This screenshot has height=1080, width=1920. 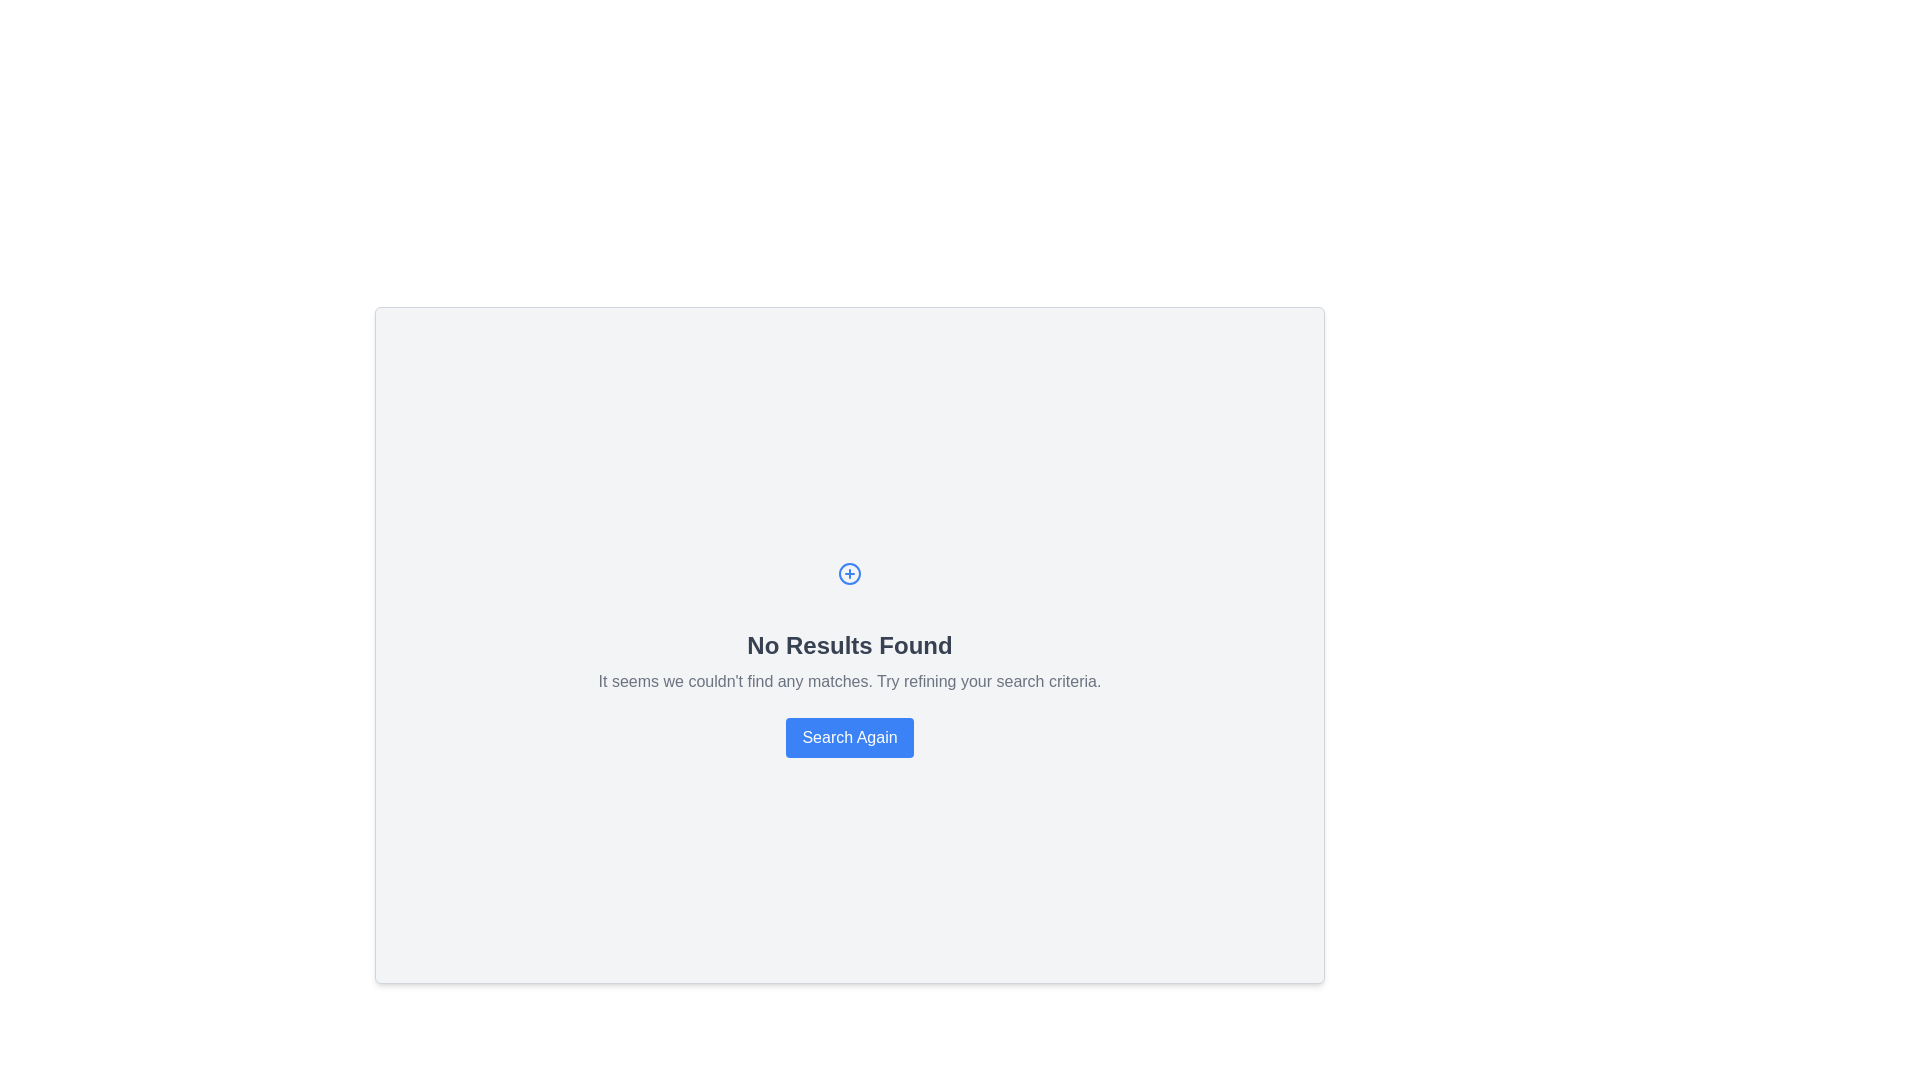 I want to click on the icon button with a plus sign located above the 'No Results Found' text, so click(x=849, y=573).